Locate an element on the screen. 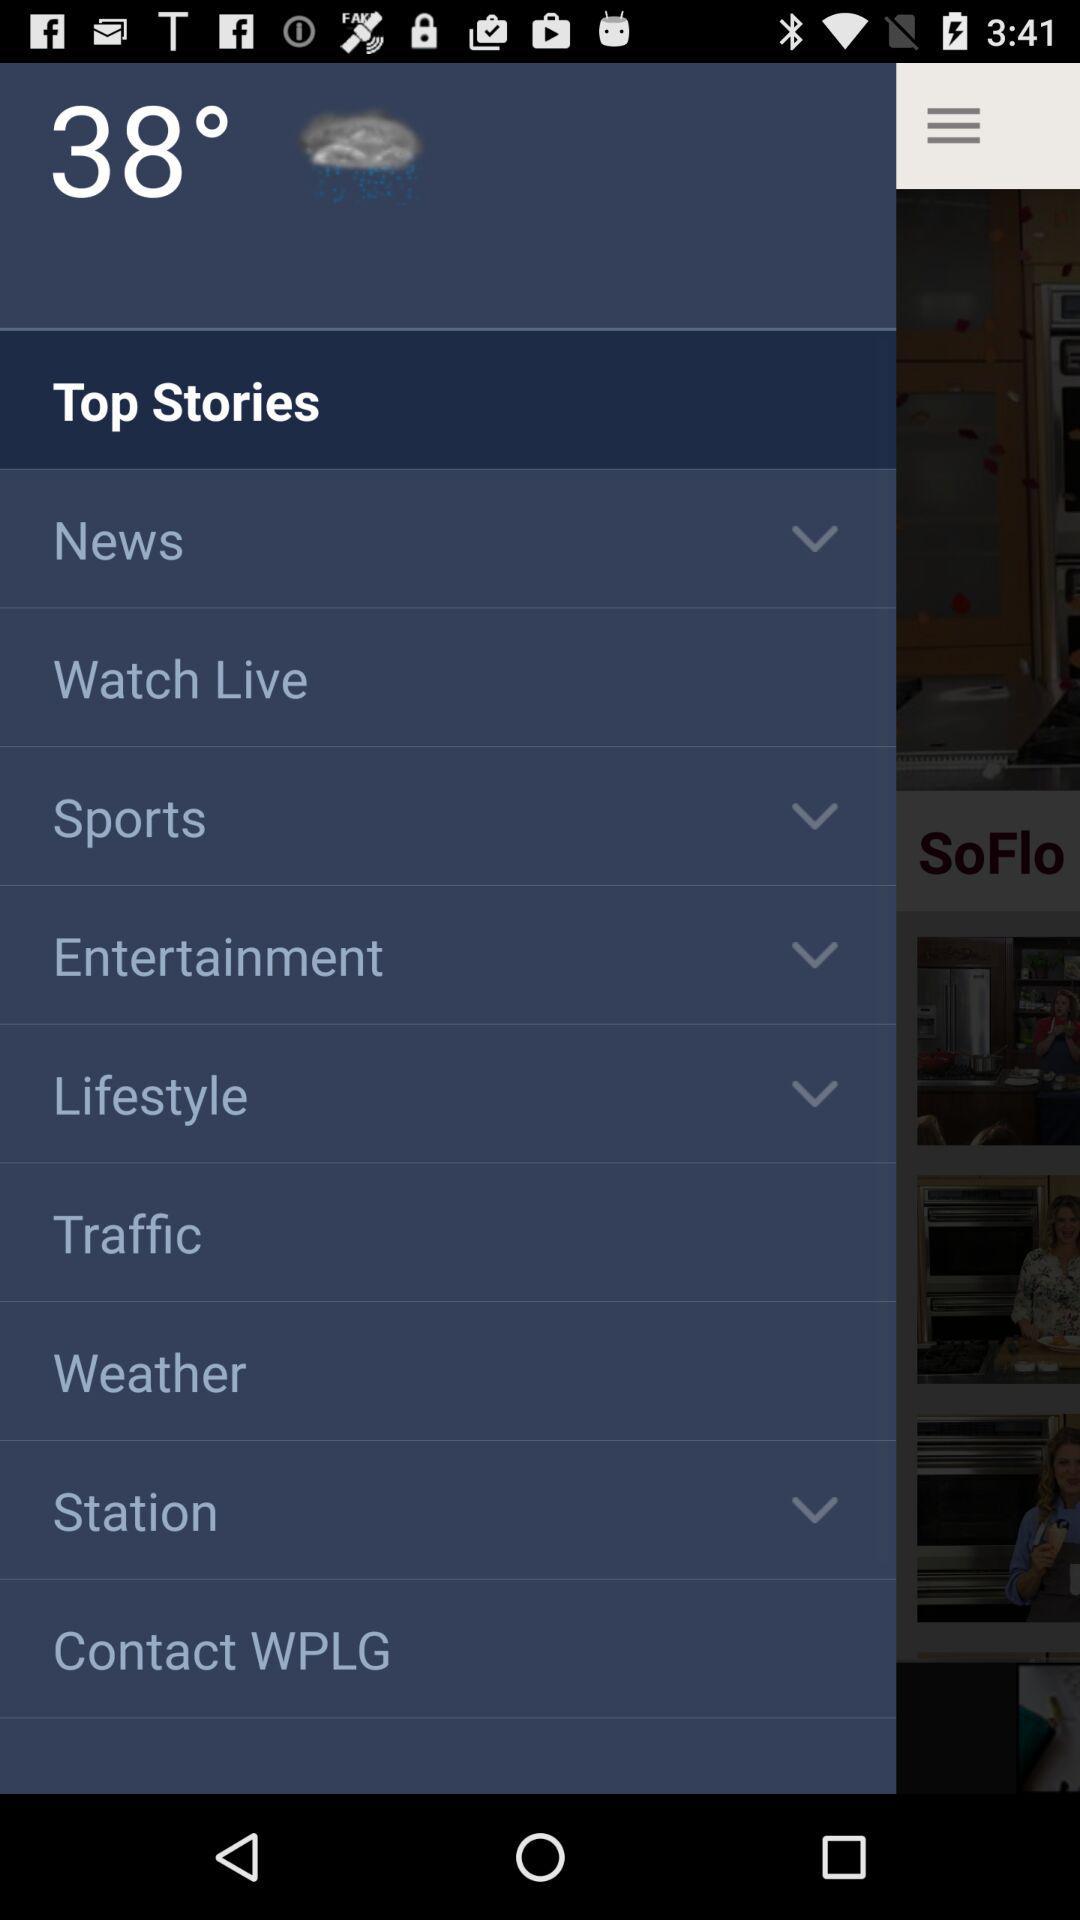 Image resolution: width=1080 pixels, height=1920 pixels. the top right more option is located at coordinates (986, 124).